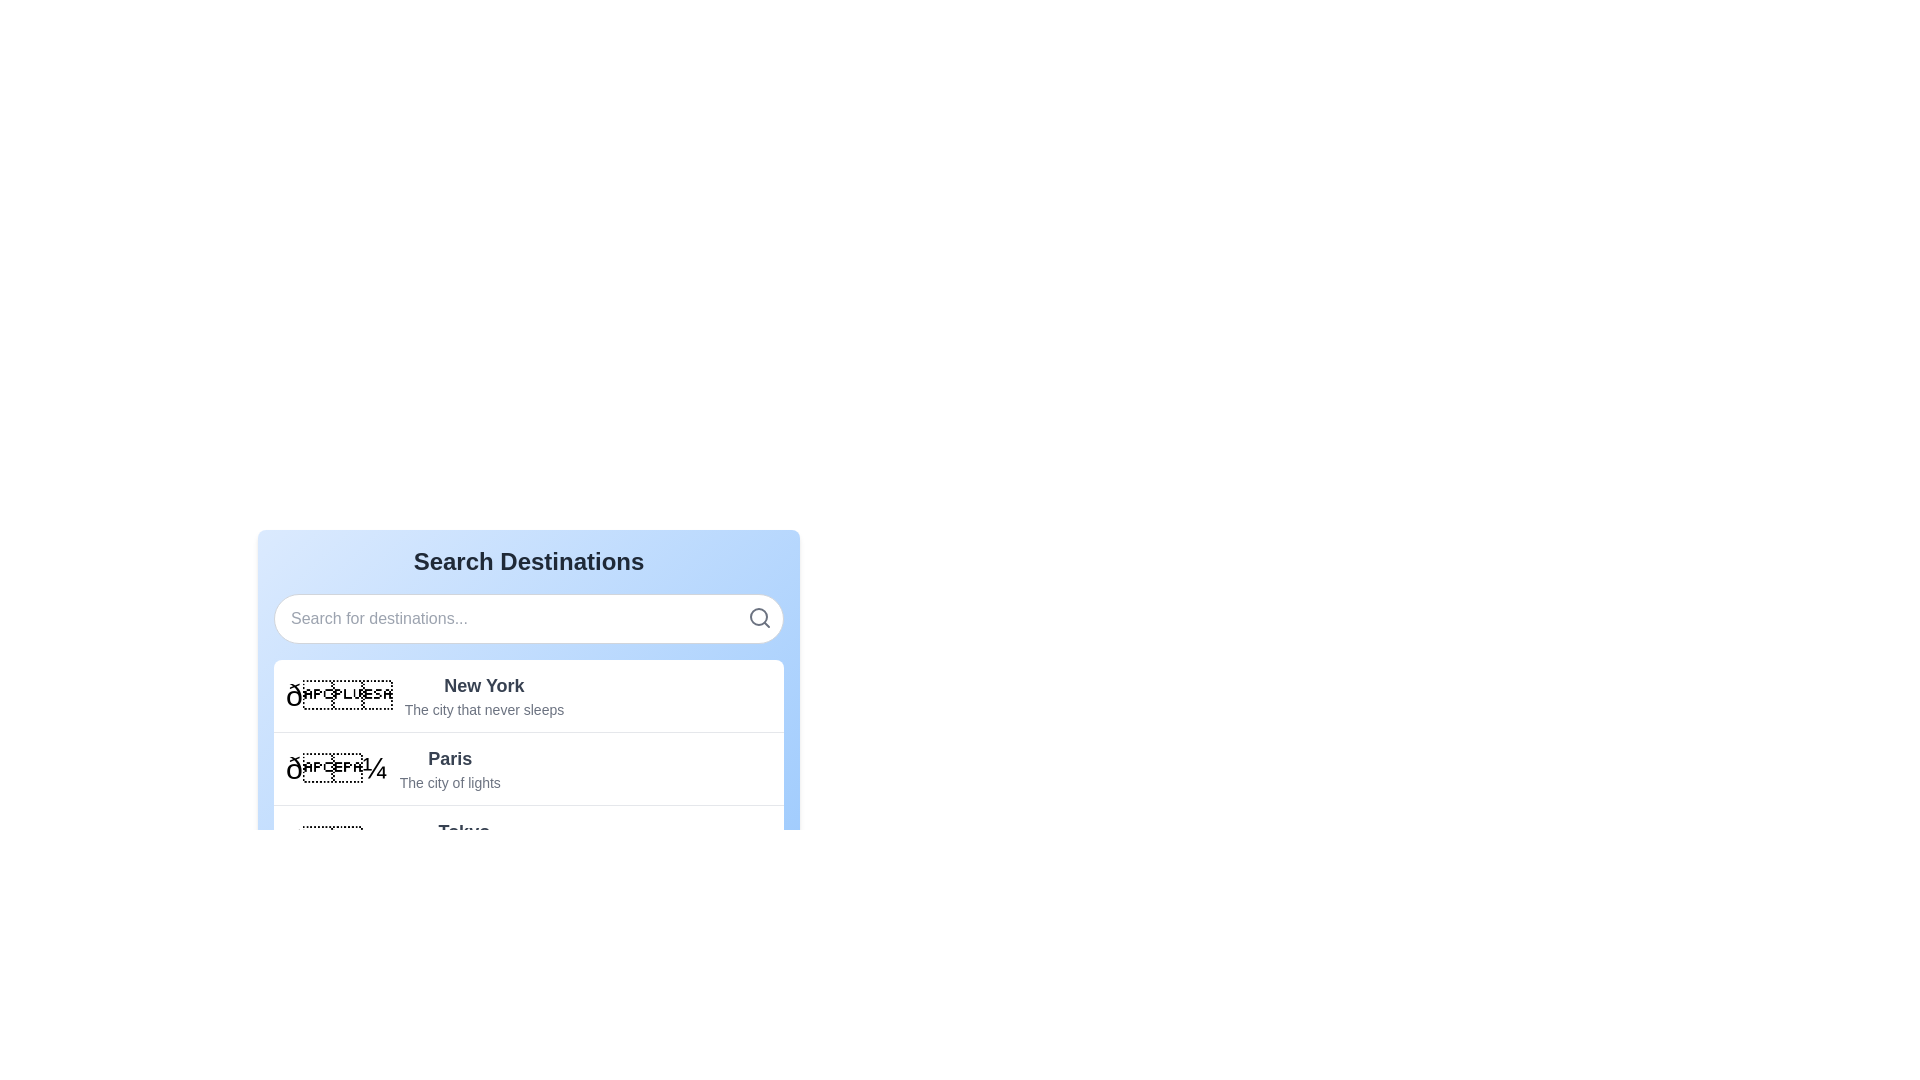 This screenshot has width=1920, height=1080. Describe the element at coordinates (757, 616) in the screenshot. I see `the circle that represents the search functionality, located at the top-right corner of the search bar, to perform a search action` at that location.